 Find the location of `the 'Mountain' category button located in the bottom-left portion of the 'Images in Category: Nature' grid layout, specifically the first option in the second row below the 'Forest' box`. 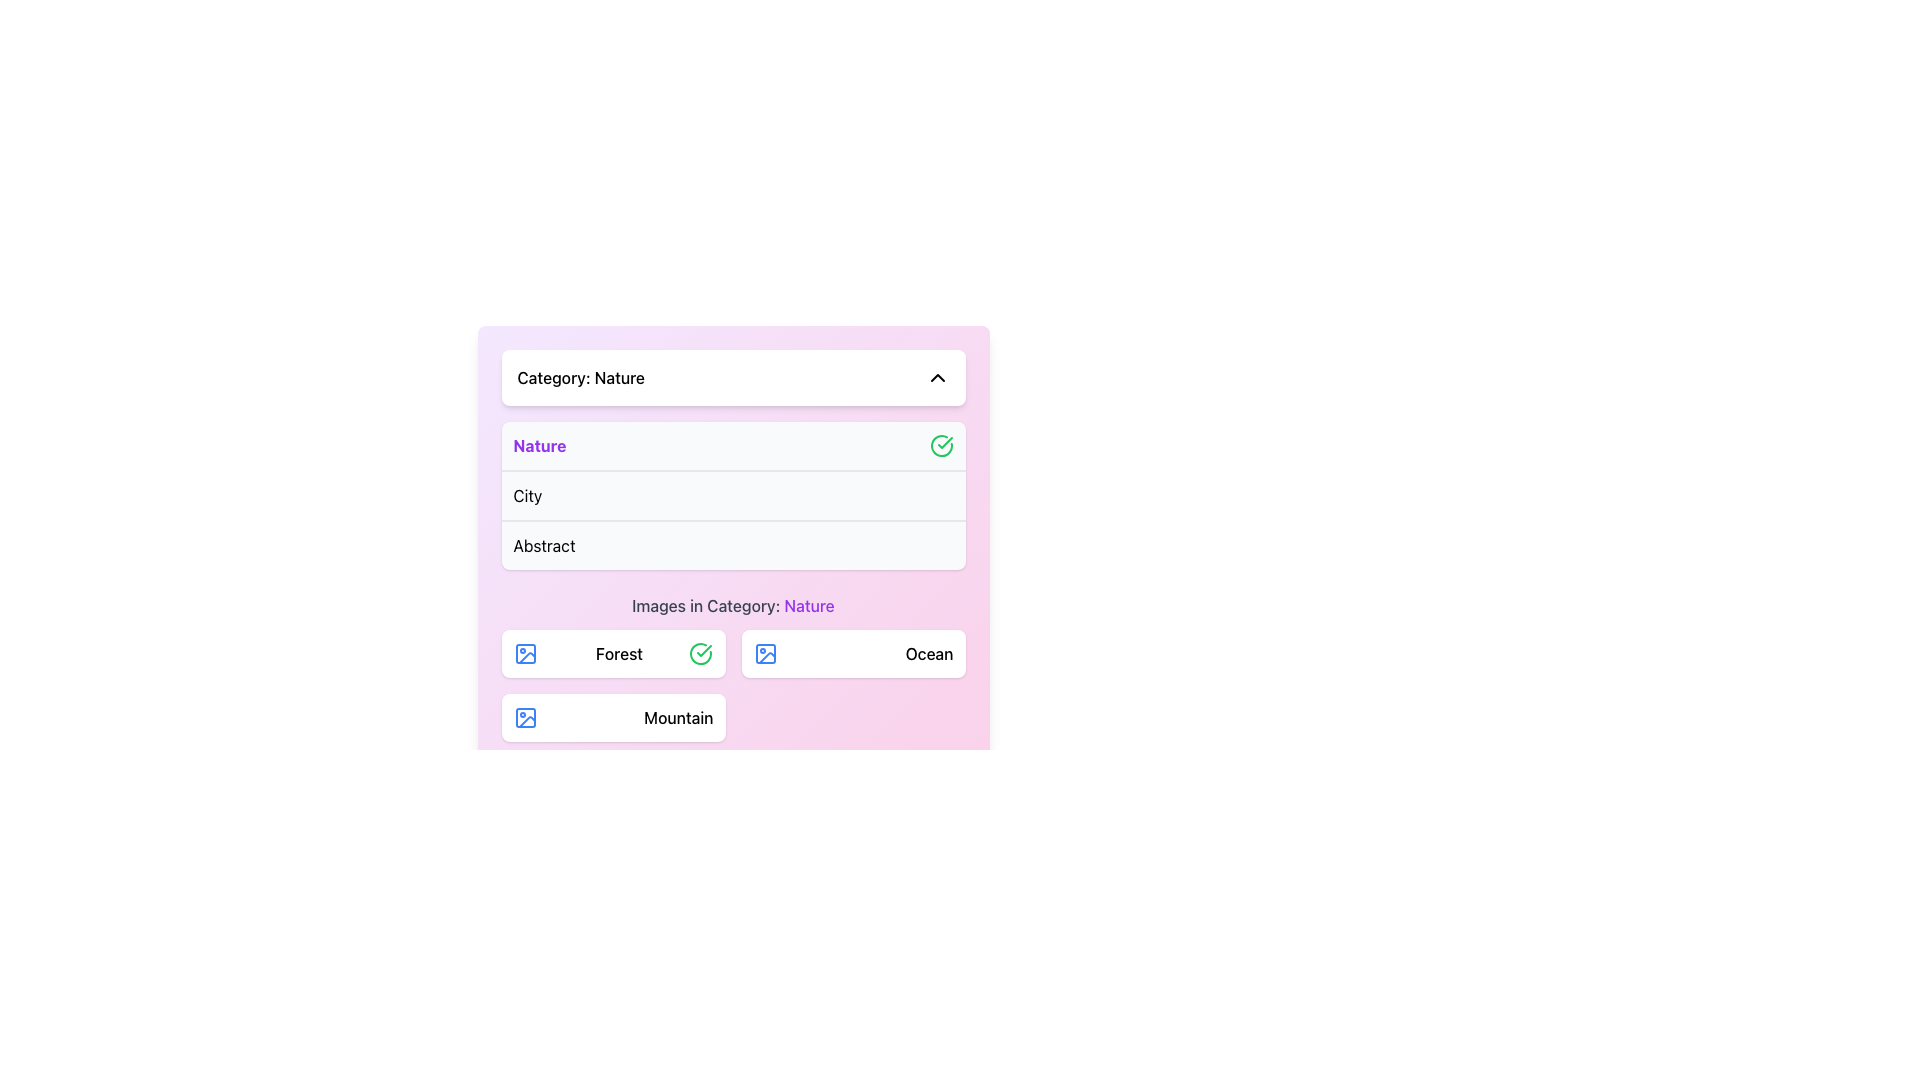

the 'Mountain' category button located in the bottom-left portion of the 'Images in Category: Nature' grid layout, specifically the first option in the second row below the 'Forest' box is located at coordinates (612, 716).